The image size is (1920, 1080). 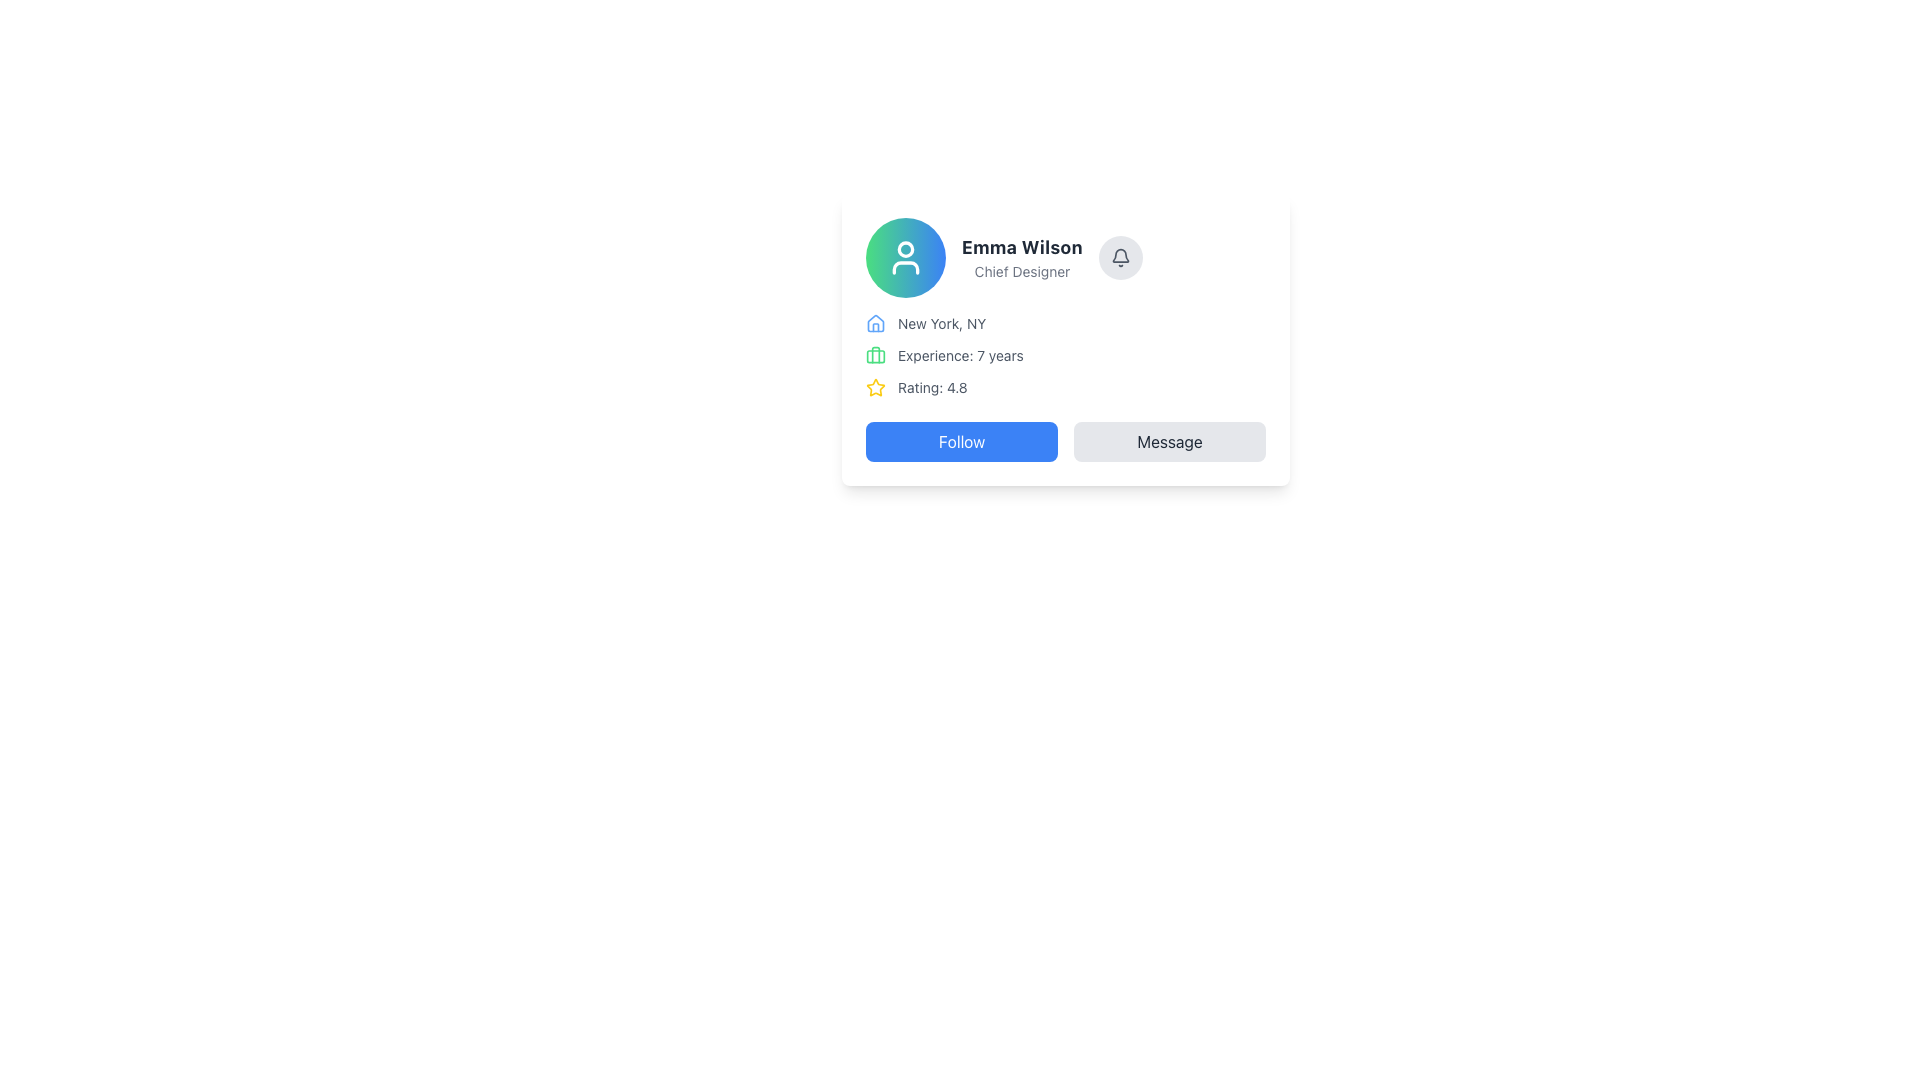 I want to click on the Decorative Icon, which resembles a blue house outline and is located beside the text 'New York, NY' within the user card, so click(x=875, y=322).